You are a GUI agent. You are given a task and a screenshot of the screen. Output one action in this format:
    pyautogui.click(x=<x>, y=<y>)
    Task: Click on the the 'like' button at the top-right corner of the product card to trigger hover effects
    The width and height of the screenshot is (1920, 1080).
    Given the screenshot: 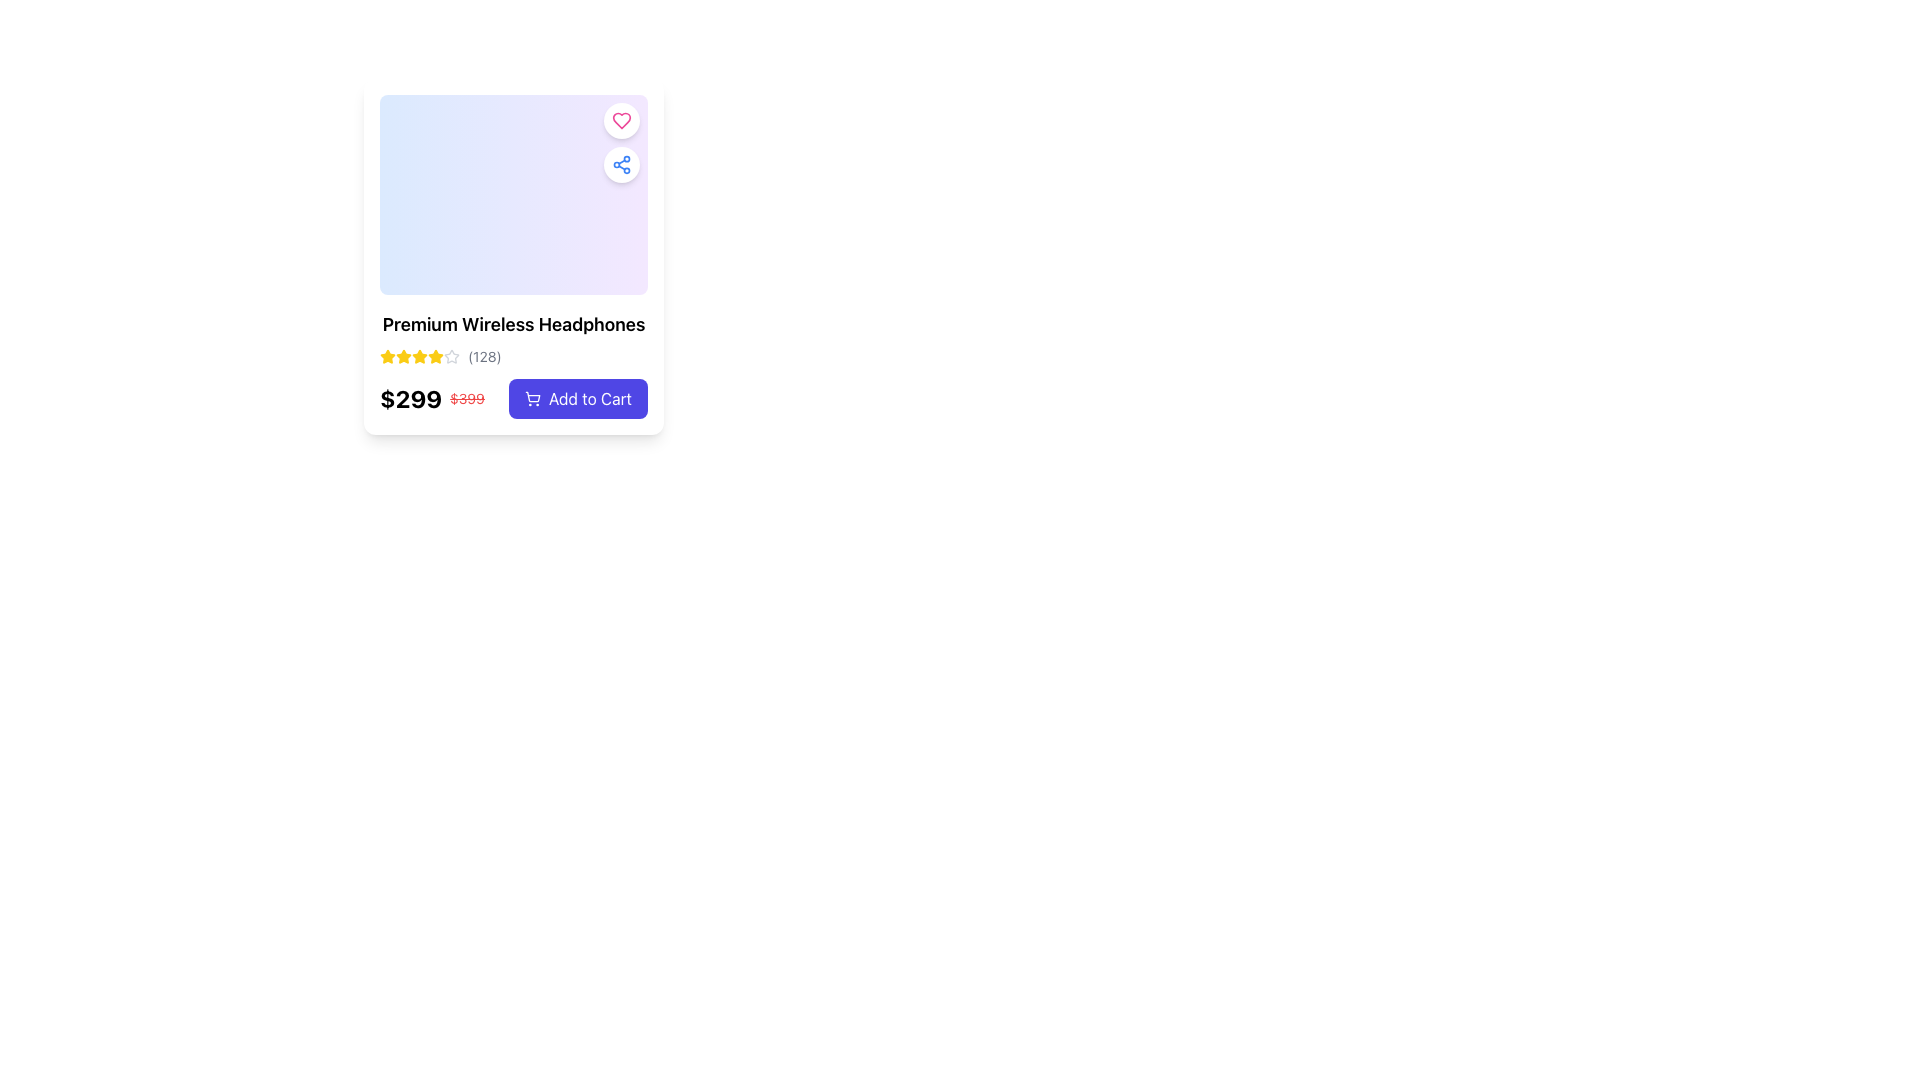 What is the action you would take?
    pyautogui.click(x=621, y=120)
    